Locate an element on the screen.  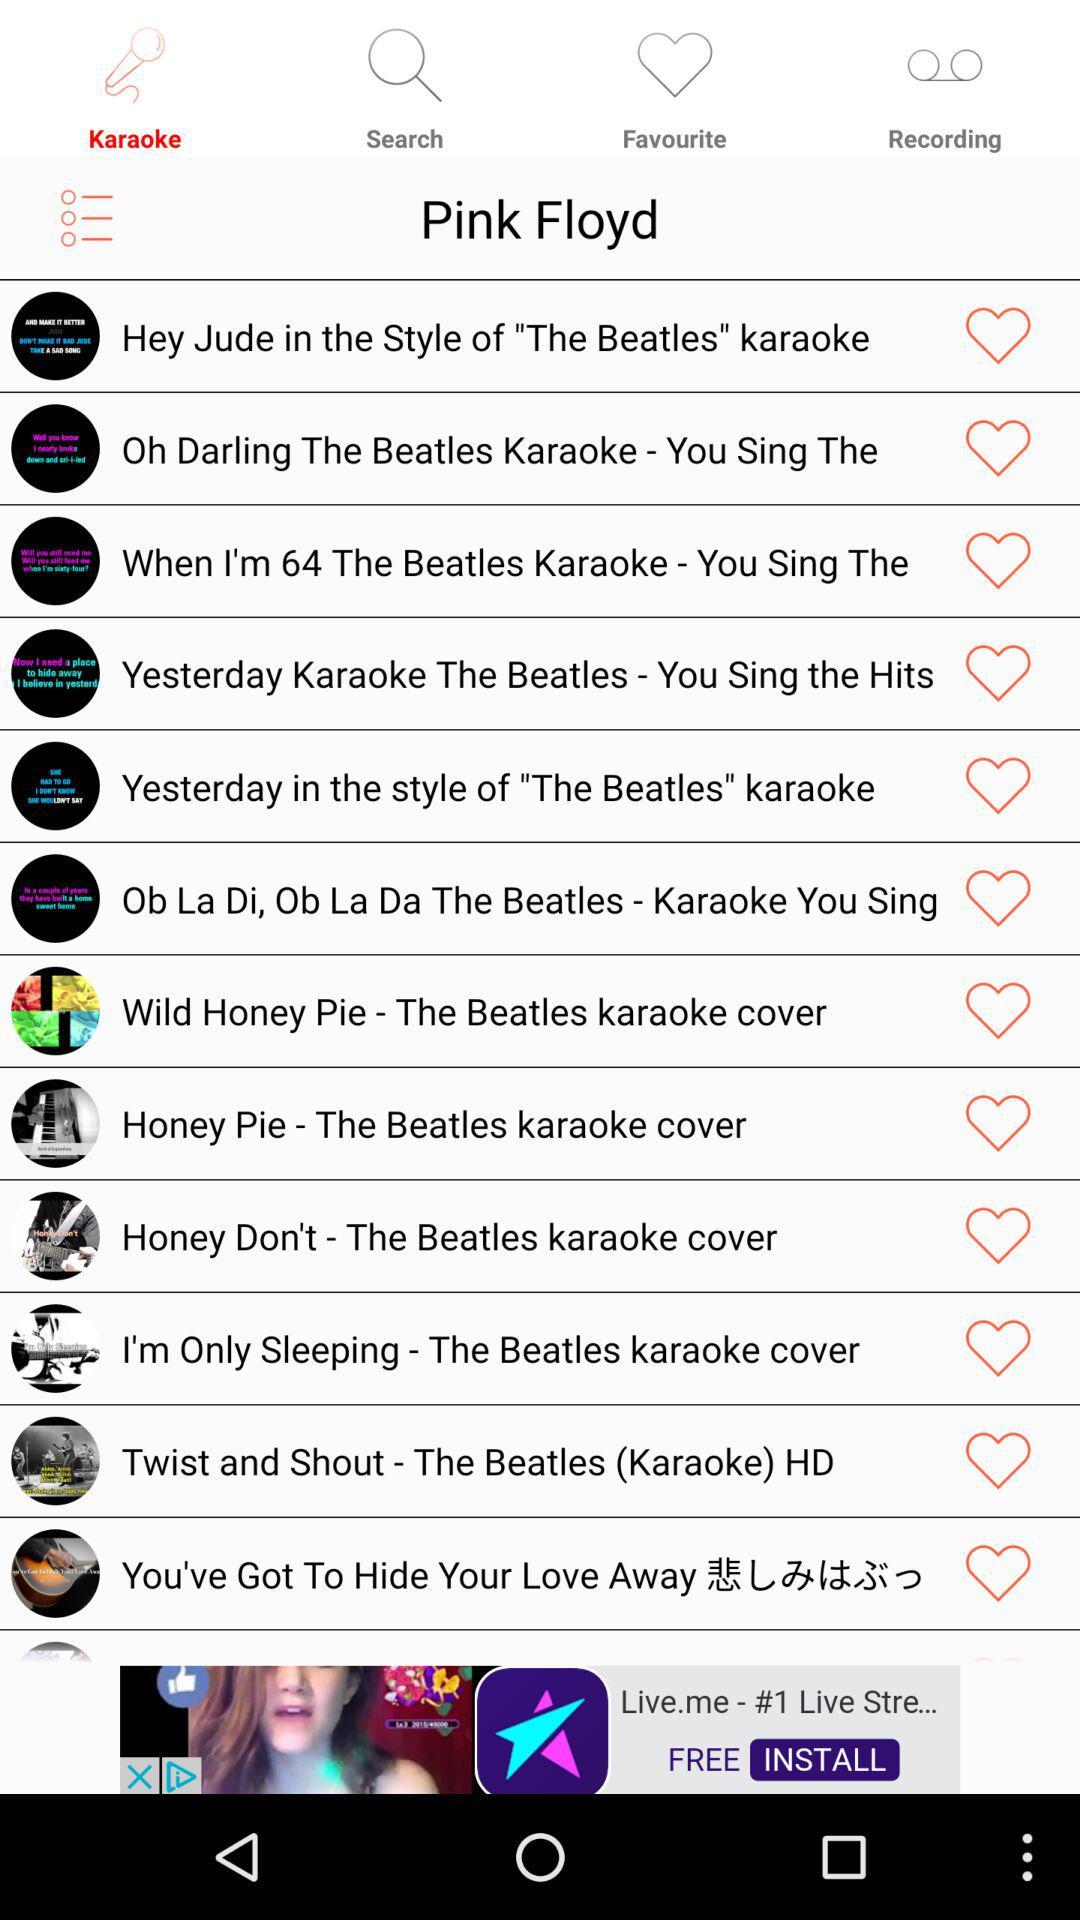
the list icon is located at coordinates (86, 233).